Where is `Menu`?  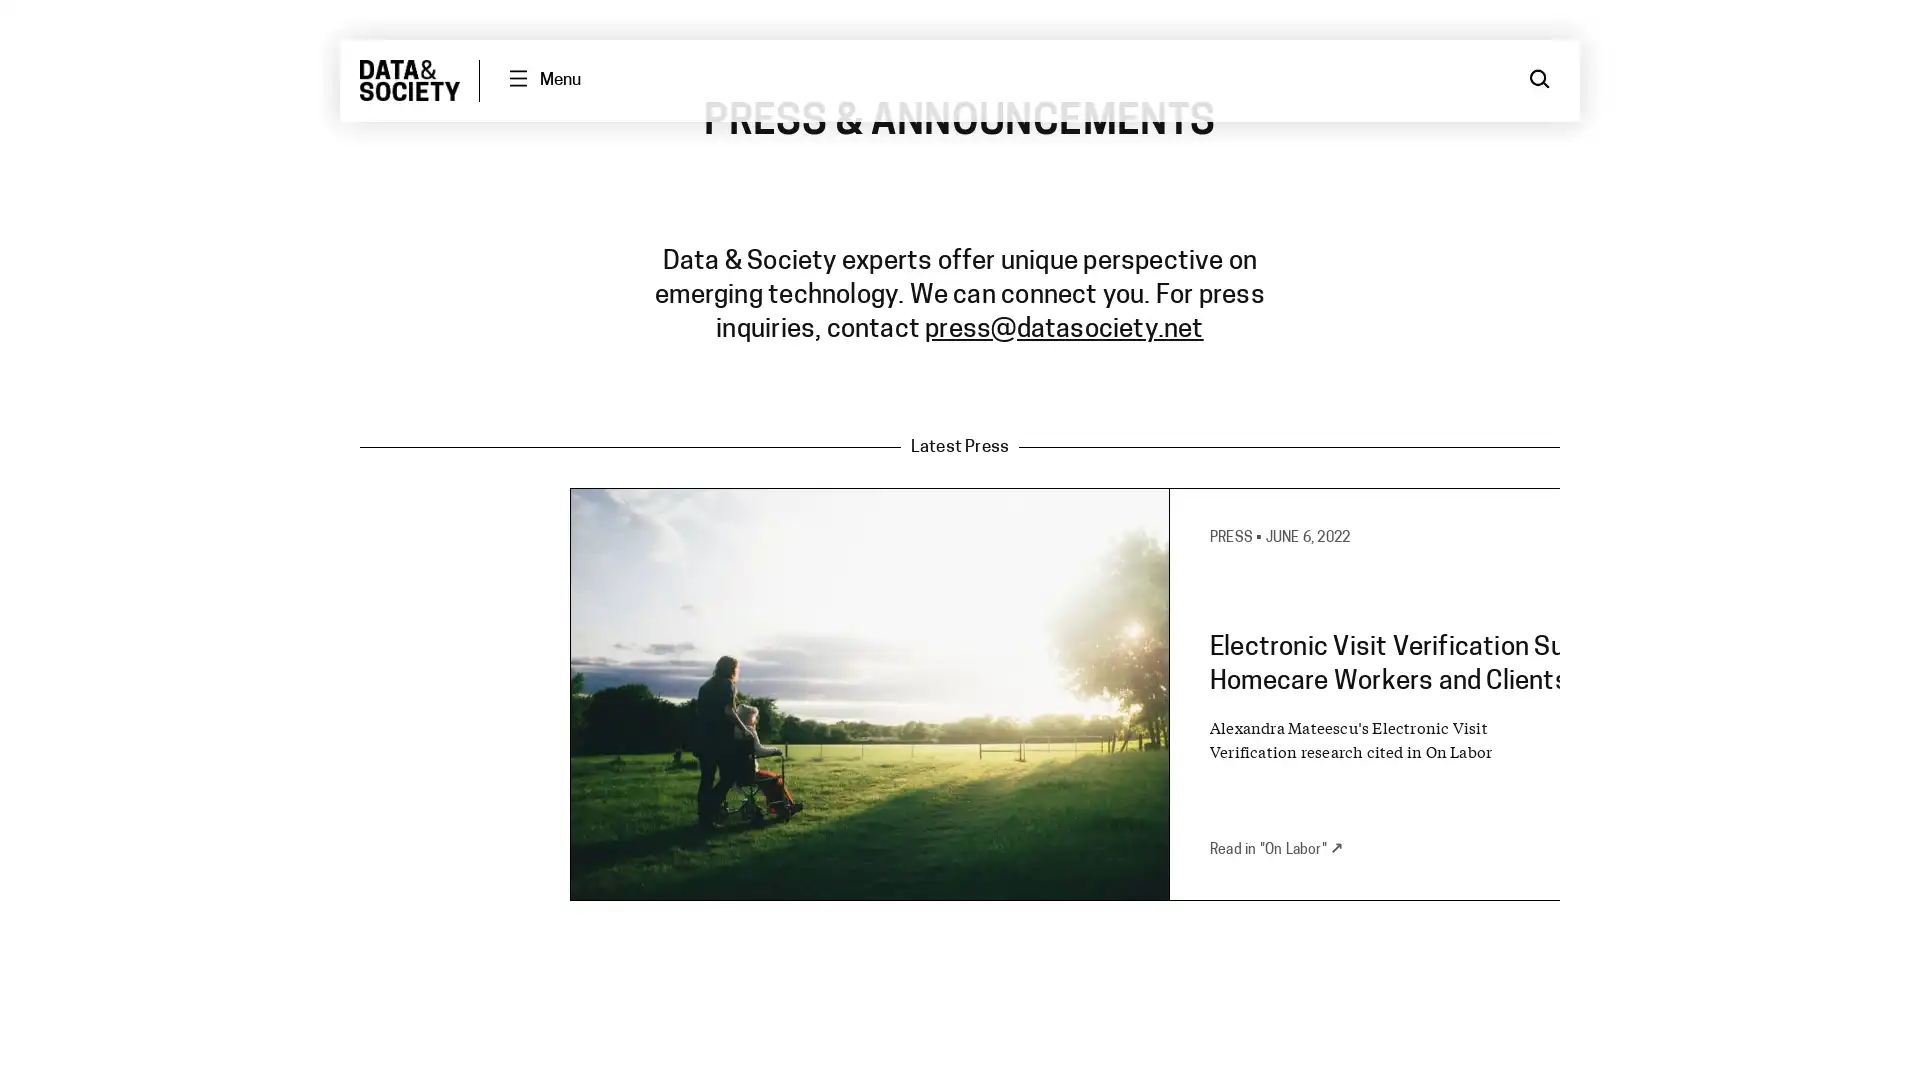 Menu is located at coordinates (543, 79).